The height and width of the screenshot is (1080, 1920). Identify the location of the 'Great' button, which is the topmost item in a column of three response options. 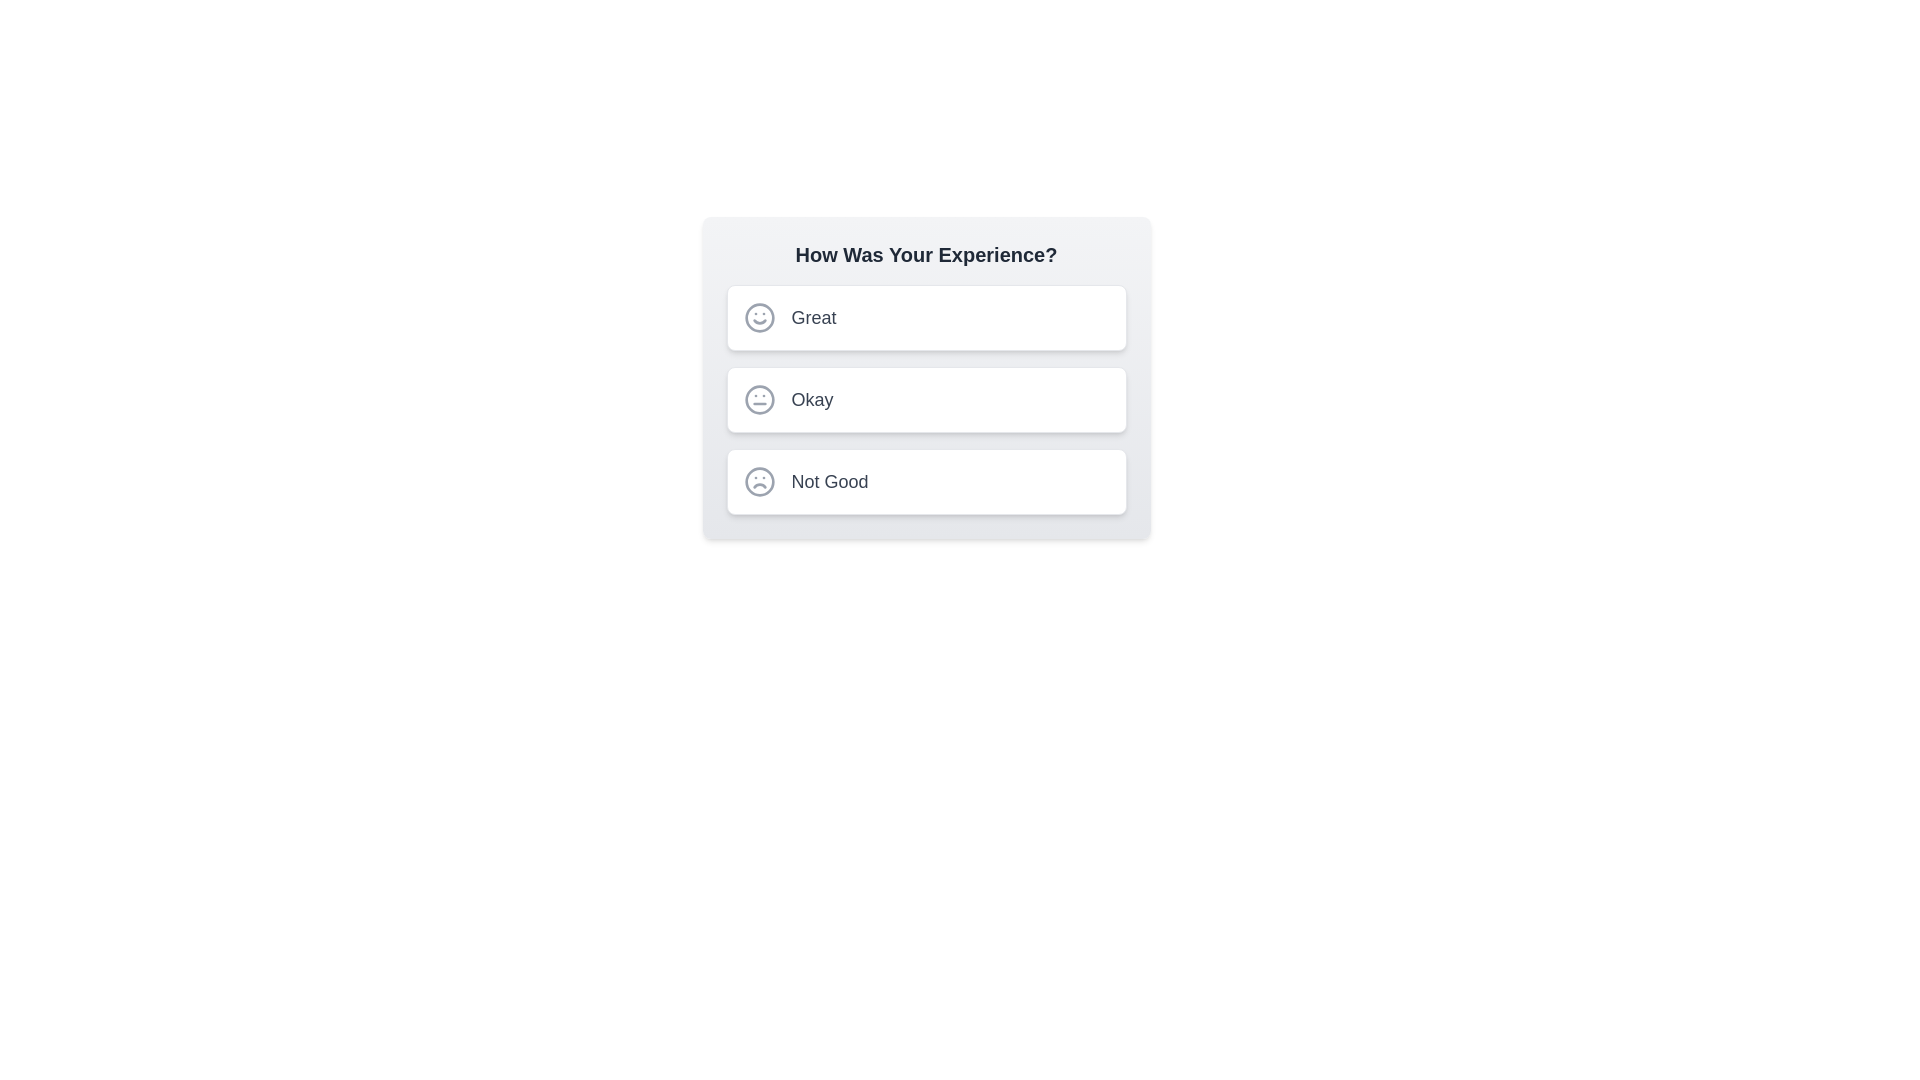
(925, 316).